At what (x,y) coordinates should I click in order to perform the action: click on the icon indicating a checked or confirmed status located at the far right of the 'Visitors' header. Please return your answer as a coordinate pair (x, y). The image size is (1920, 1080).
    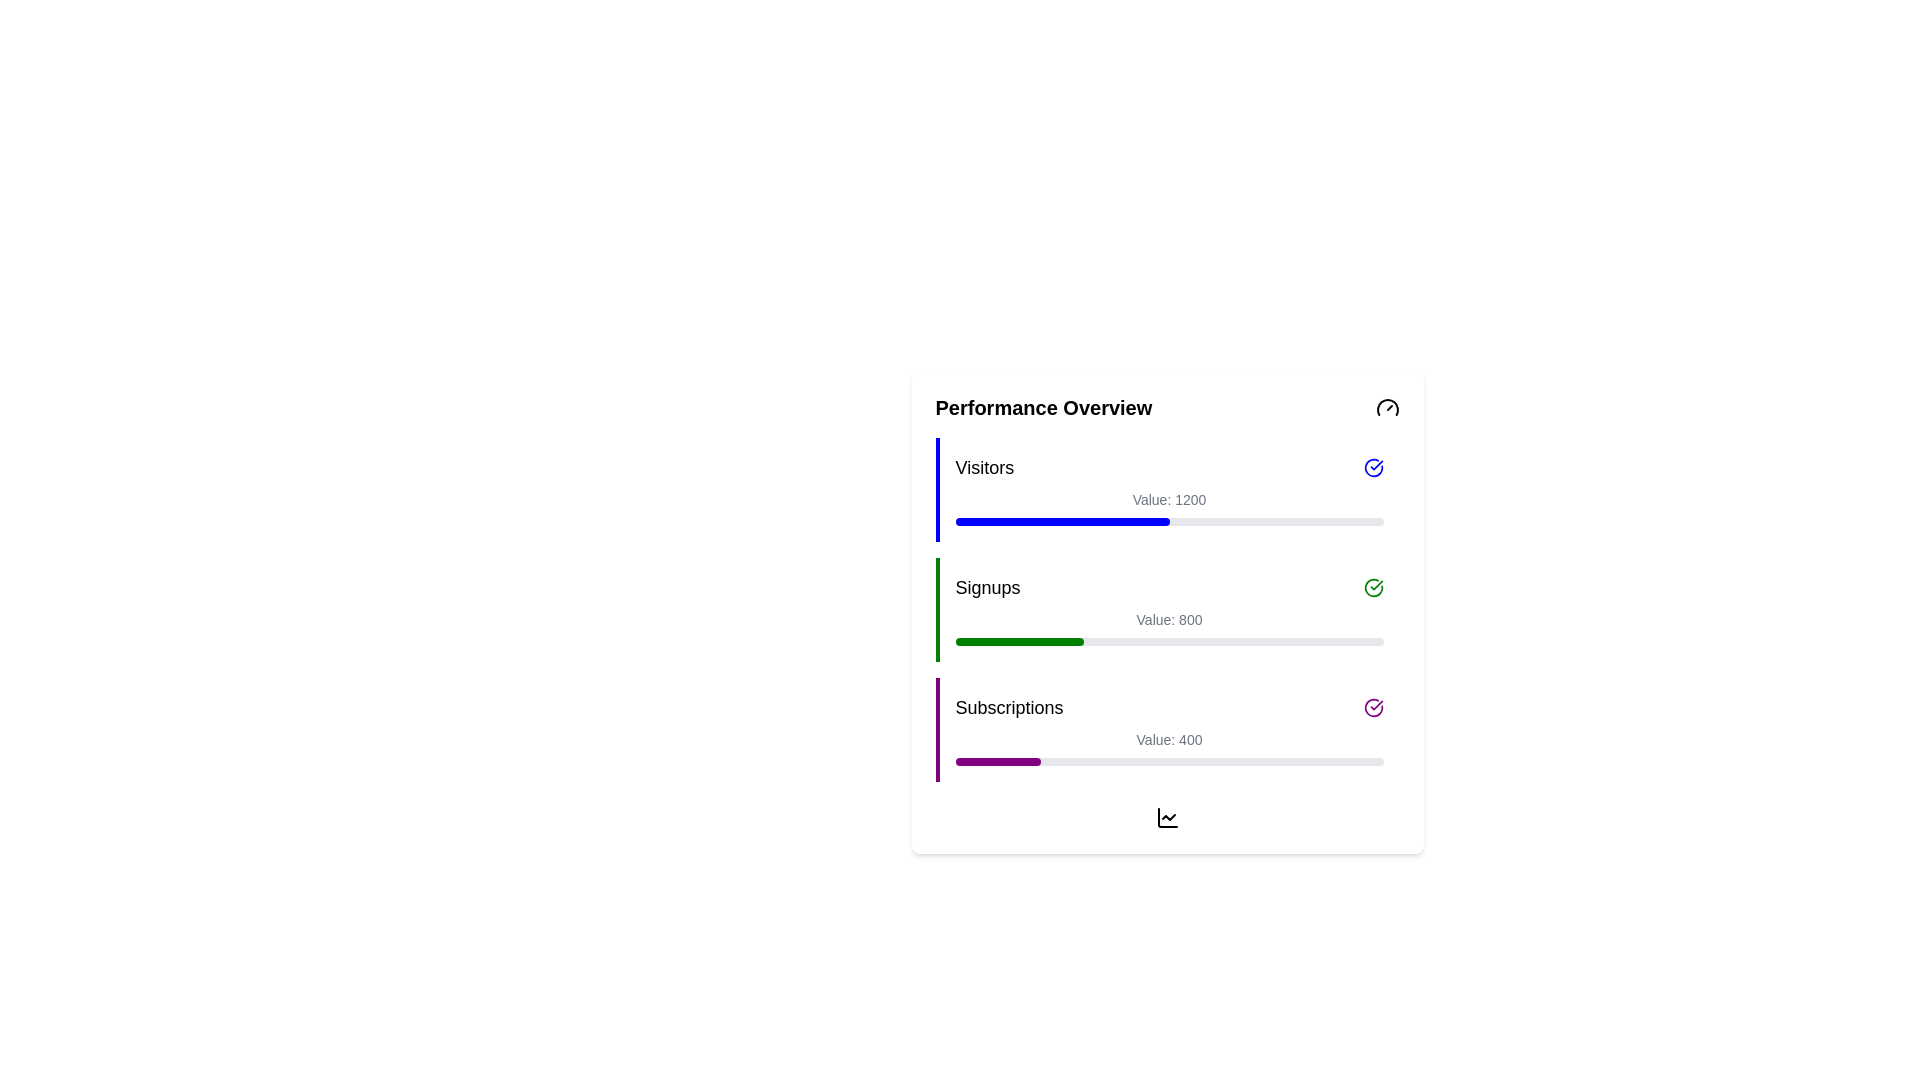
    Looking at the image, I should click on (1372, 467).